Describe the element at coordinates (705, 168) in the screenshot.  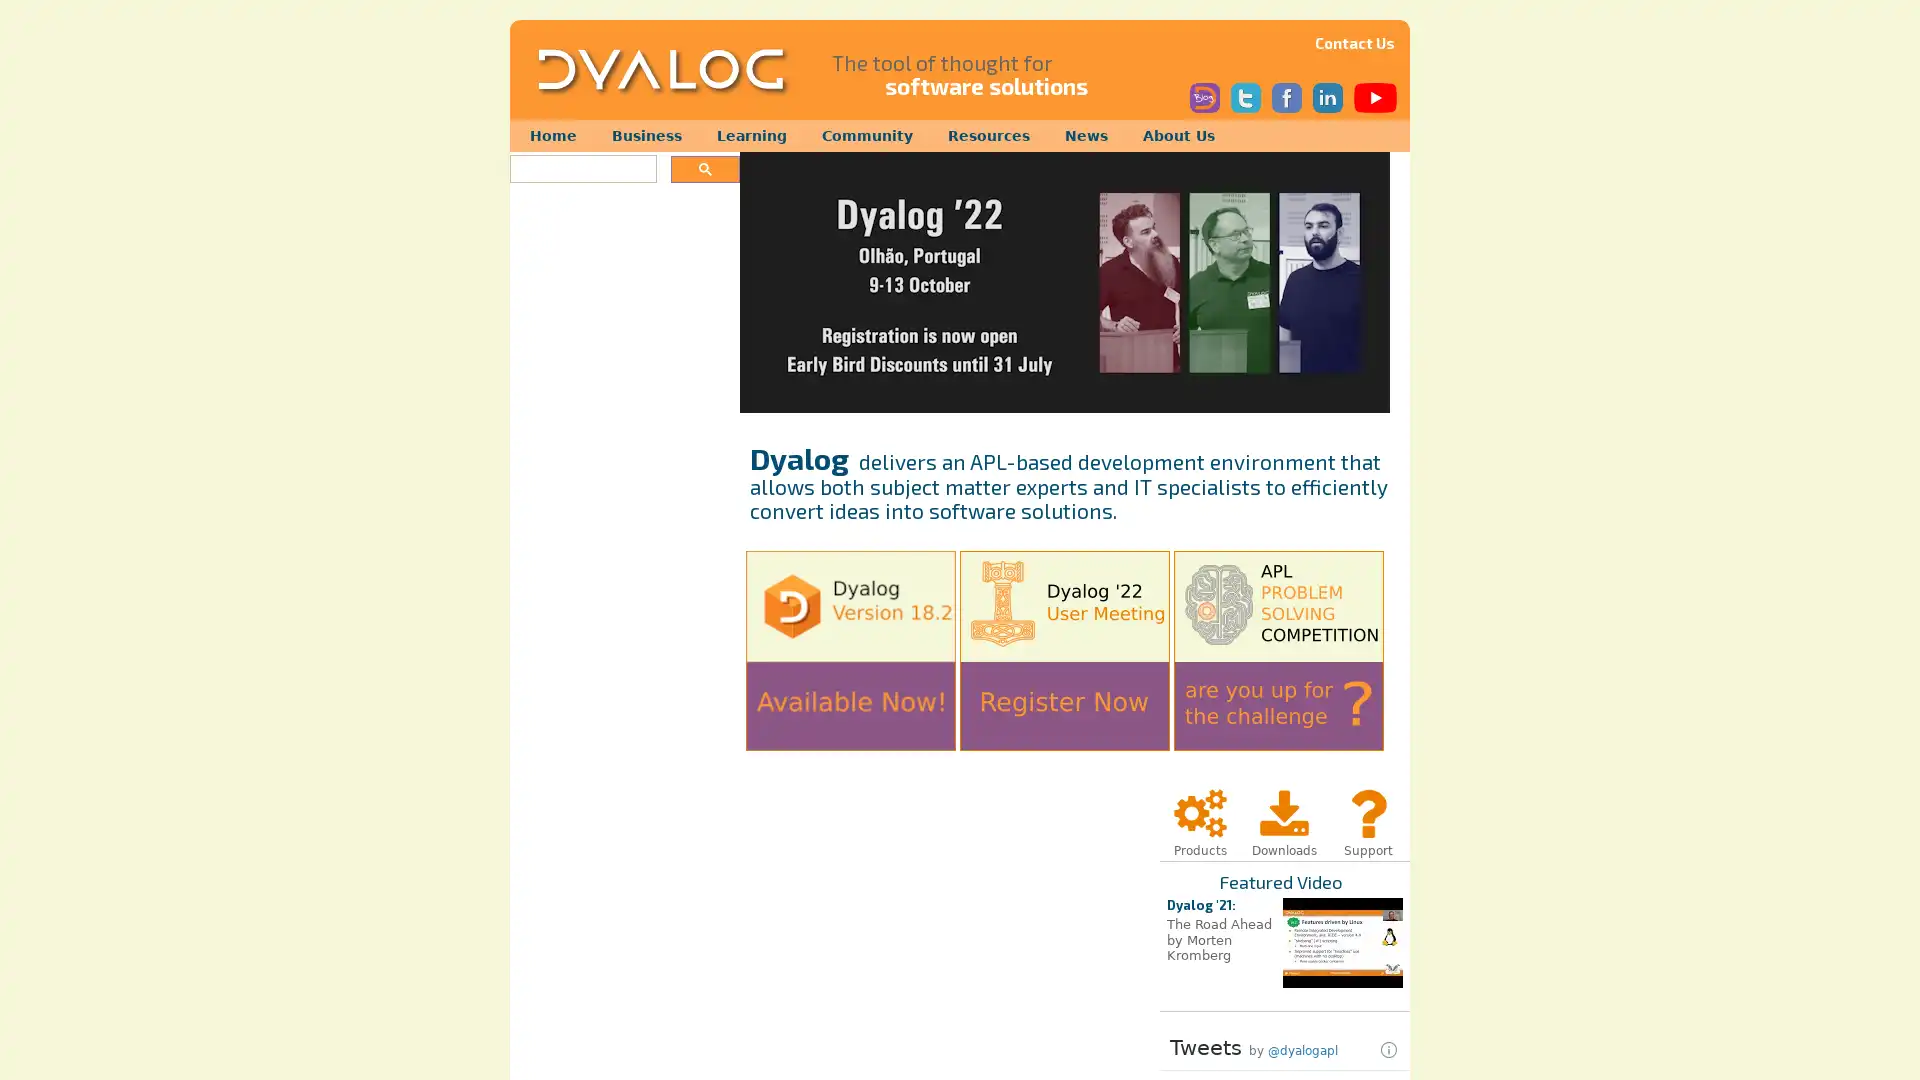
I see `search` at that location.